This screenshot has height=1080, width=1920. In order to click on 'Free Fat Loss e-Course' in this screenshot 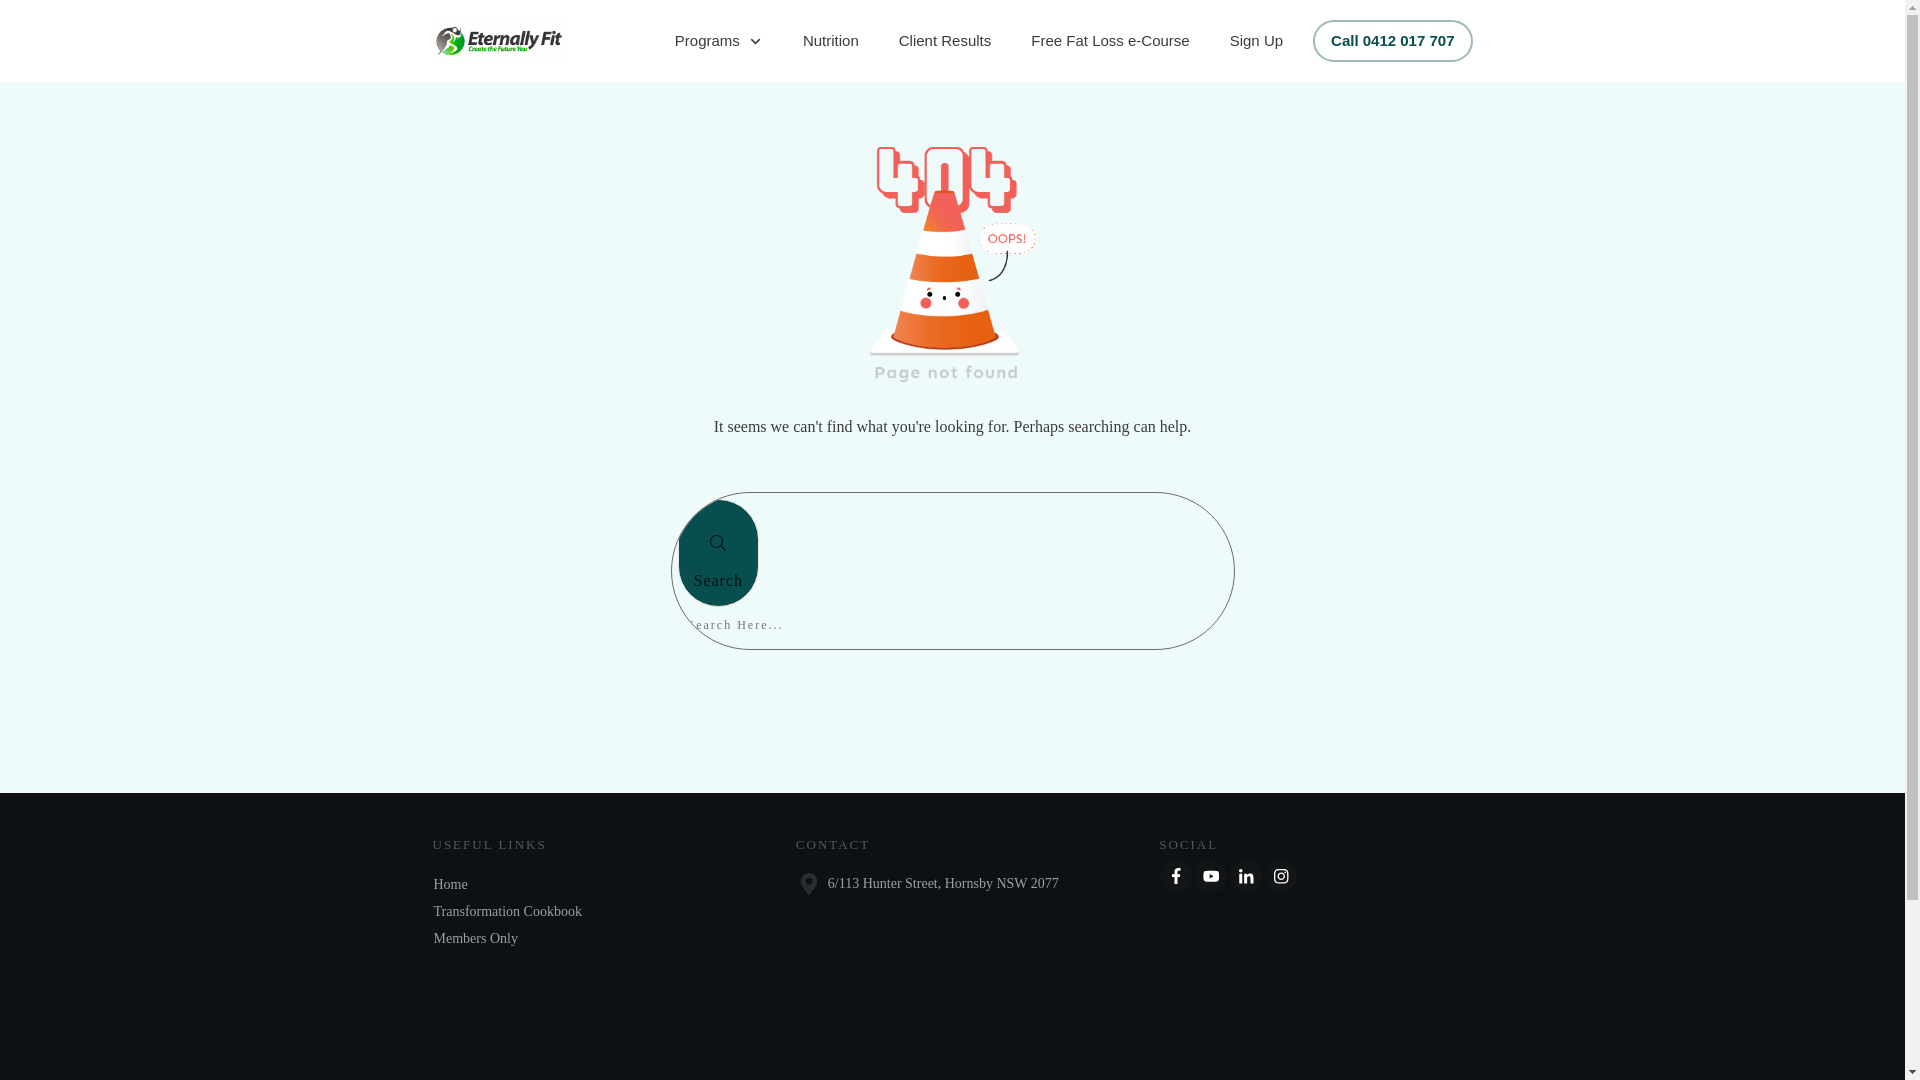, I will do `click(1108, 41)`.